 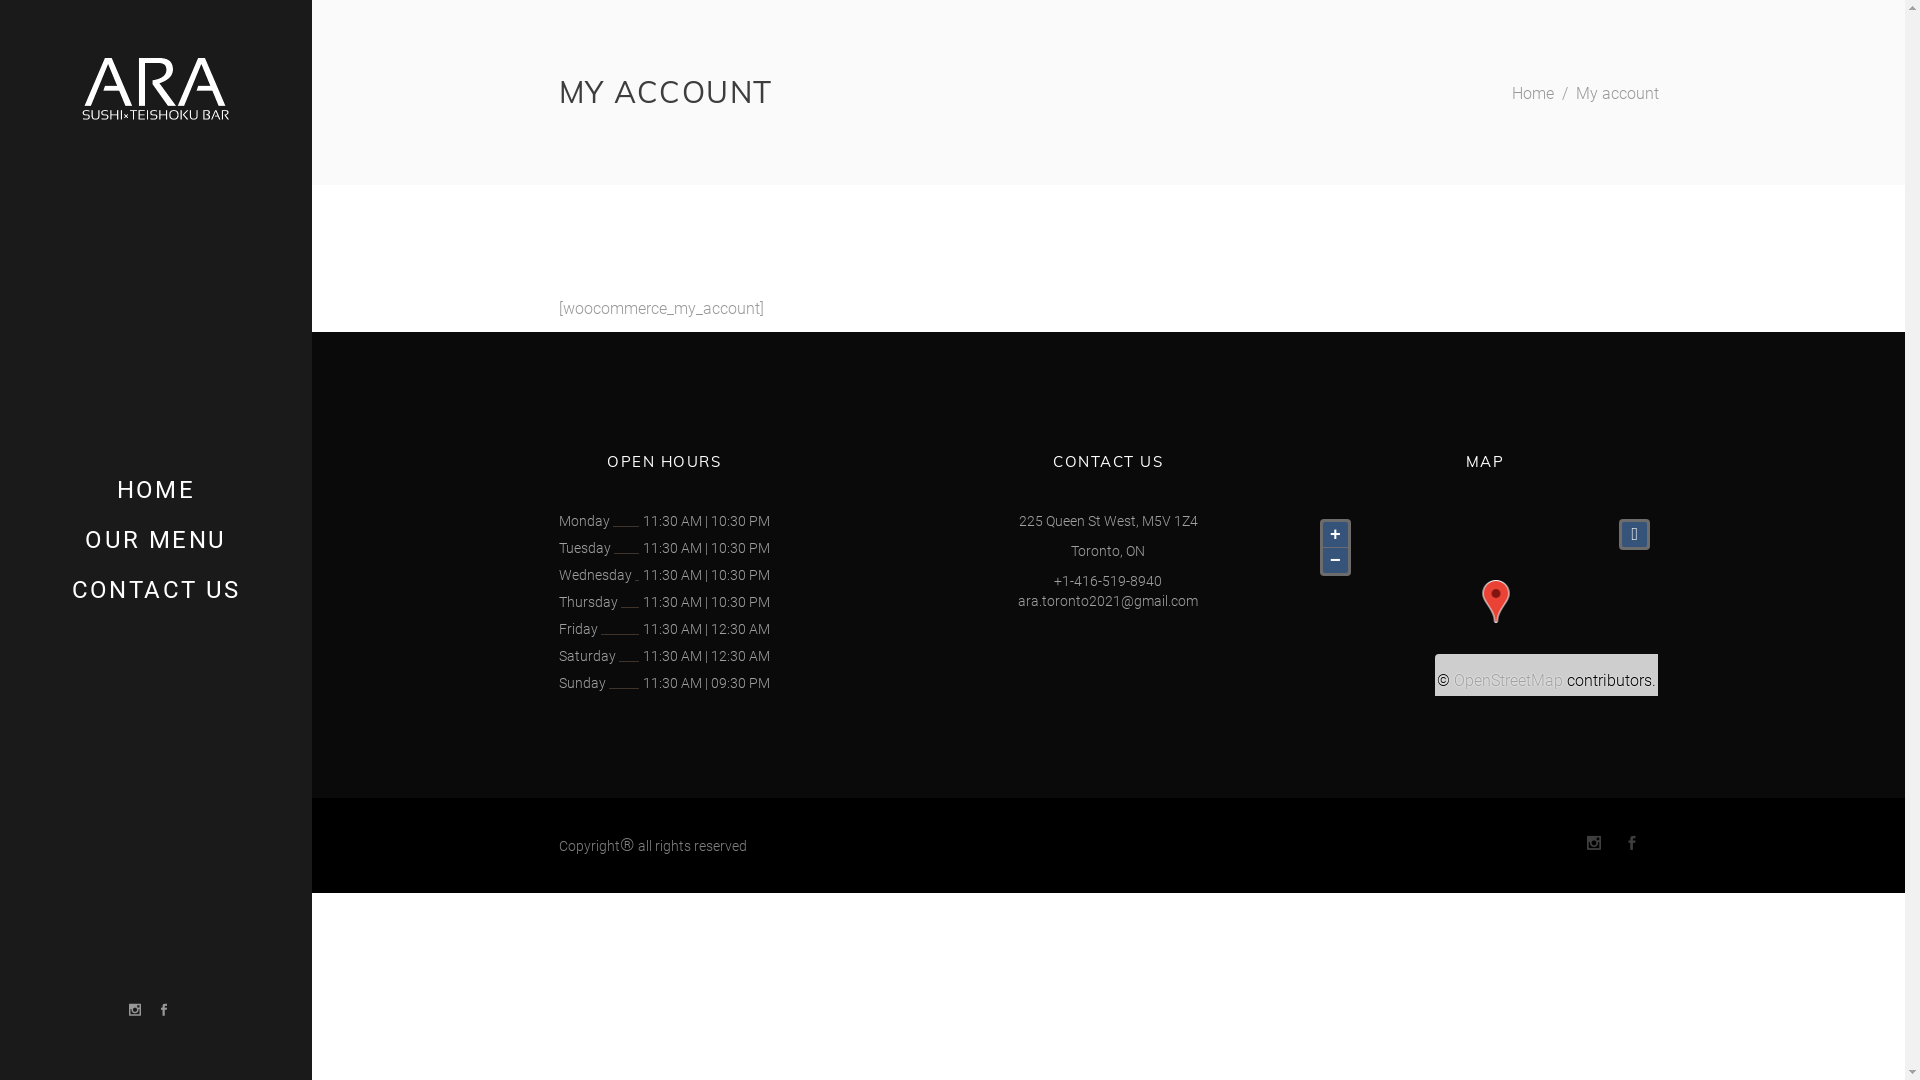 What do you see at coordinates (44, 489) in the screenshot?
I see `'HOME'` at bounding box center [44, 489].